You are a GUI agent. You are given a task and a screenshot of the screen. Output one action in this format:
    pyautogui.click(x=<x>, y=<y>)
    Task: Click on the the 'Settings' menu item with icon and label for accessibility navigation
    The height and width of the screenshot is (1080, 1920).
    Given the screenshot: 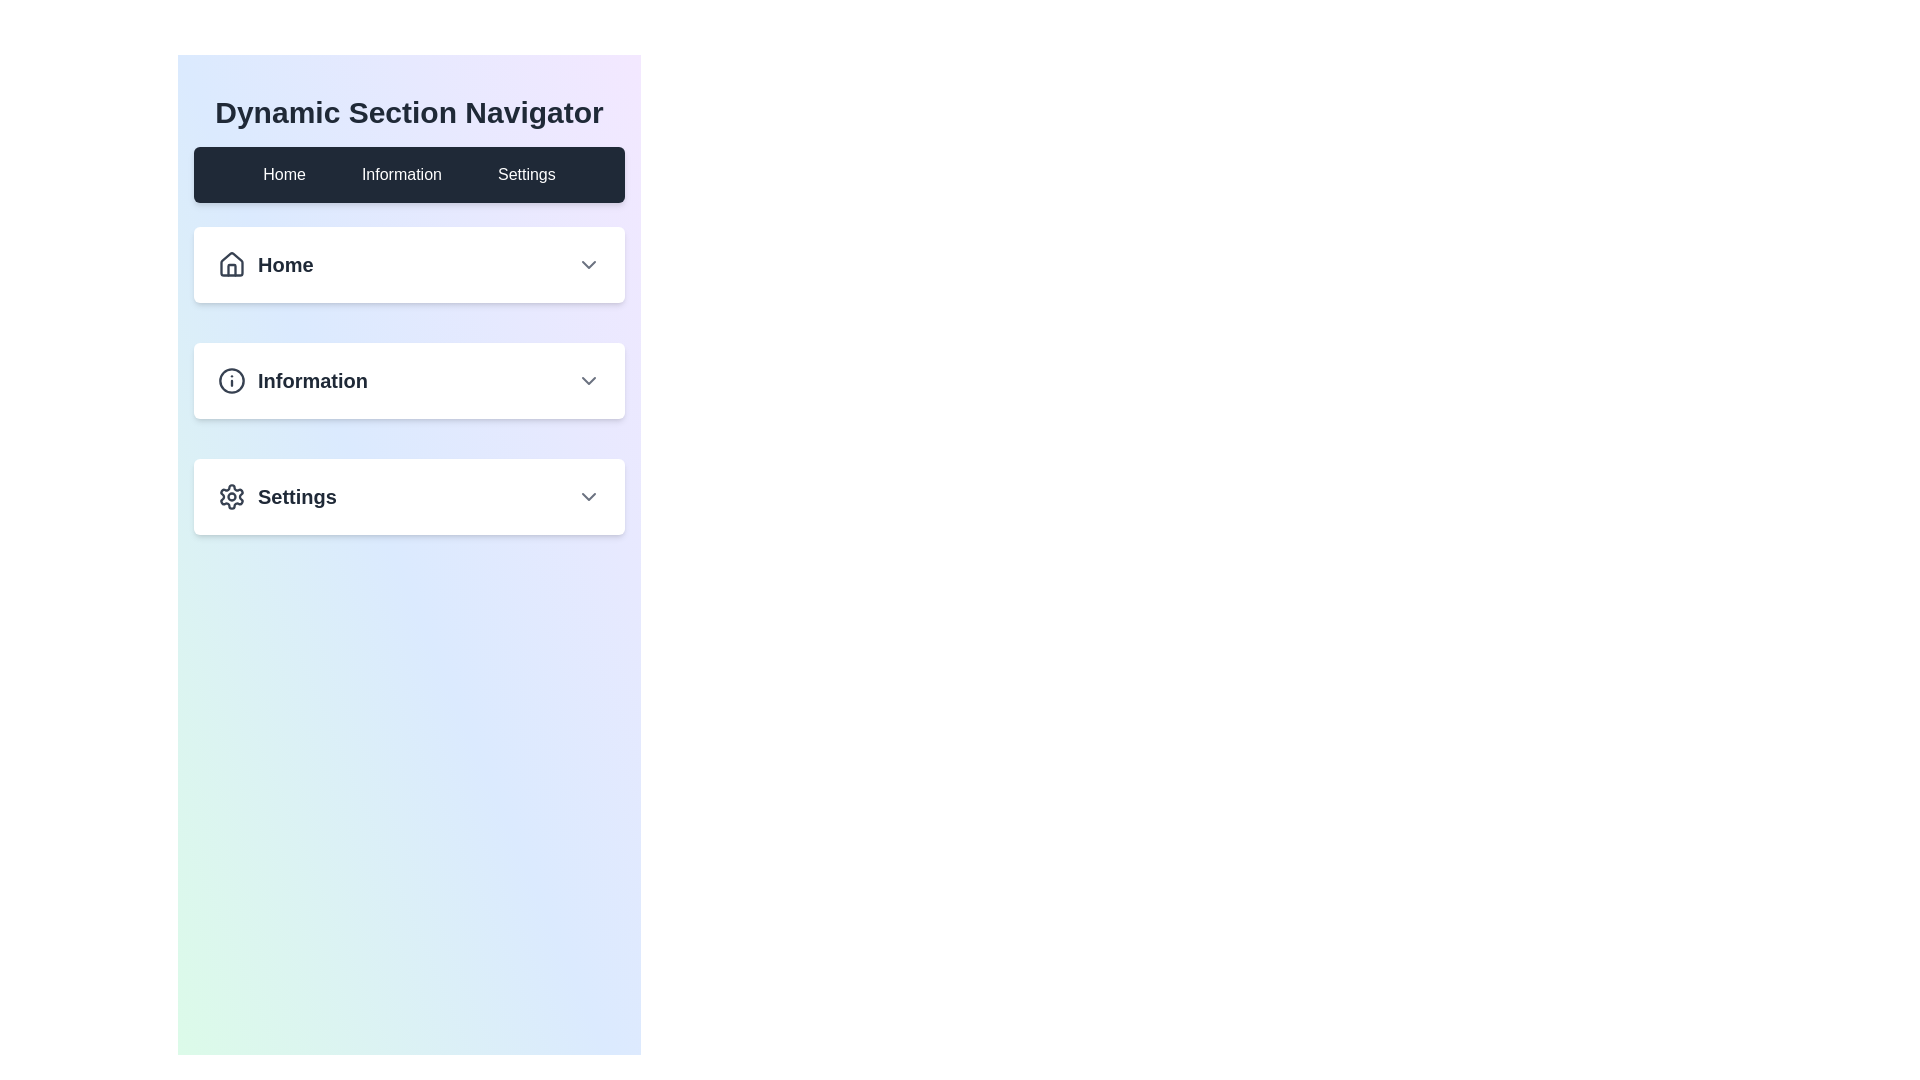 What is the action you would take?
    pyautogui.click(x=276, y=496)
    